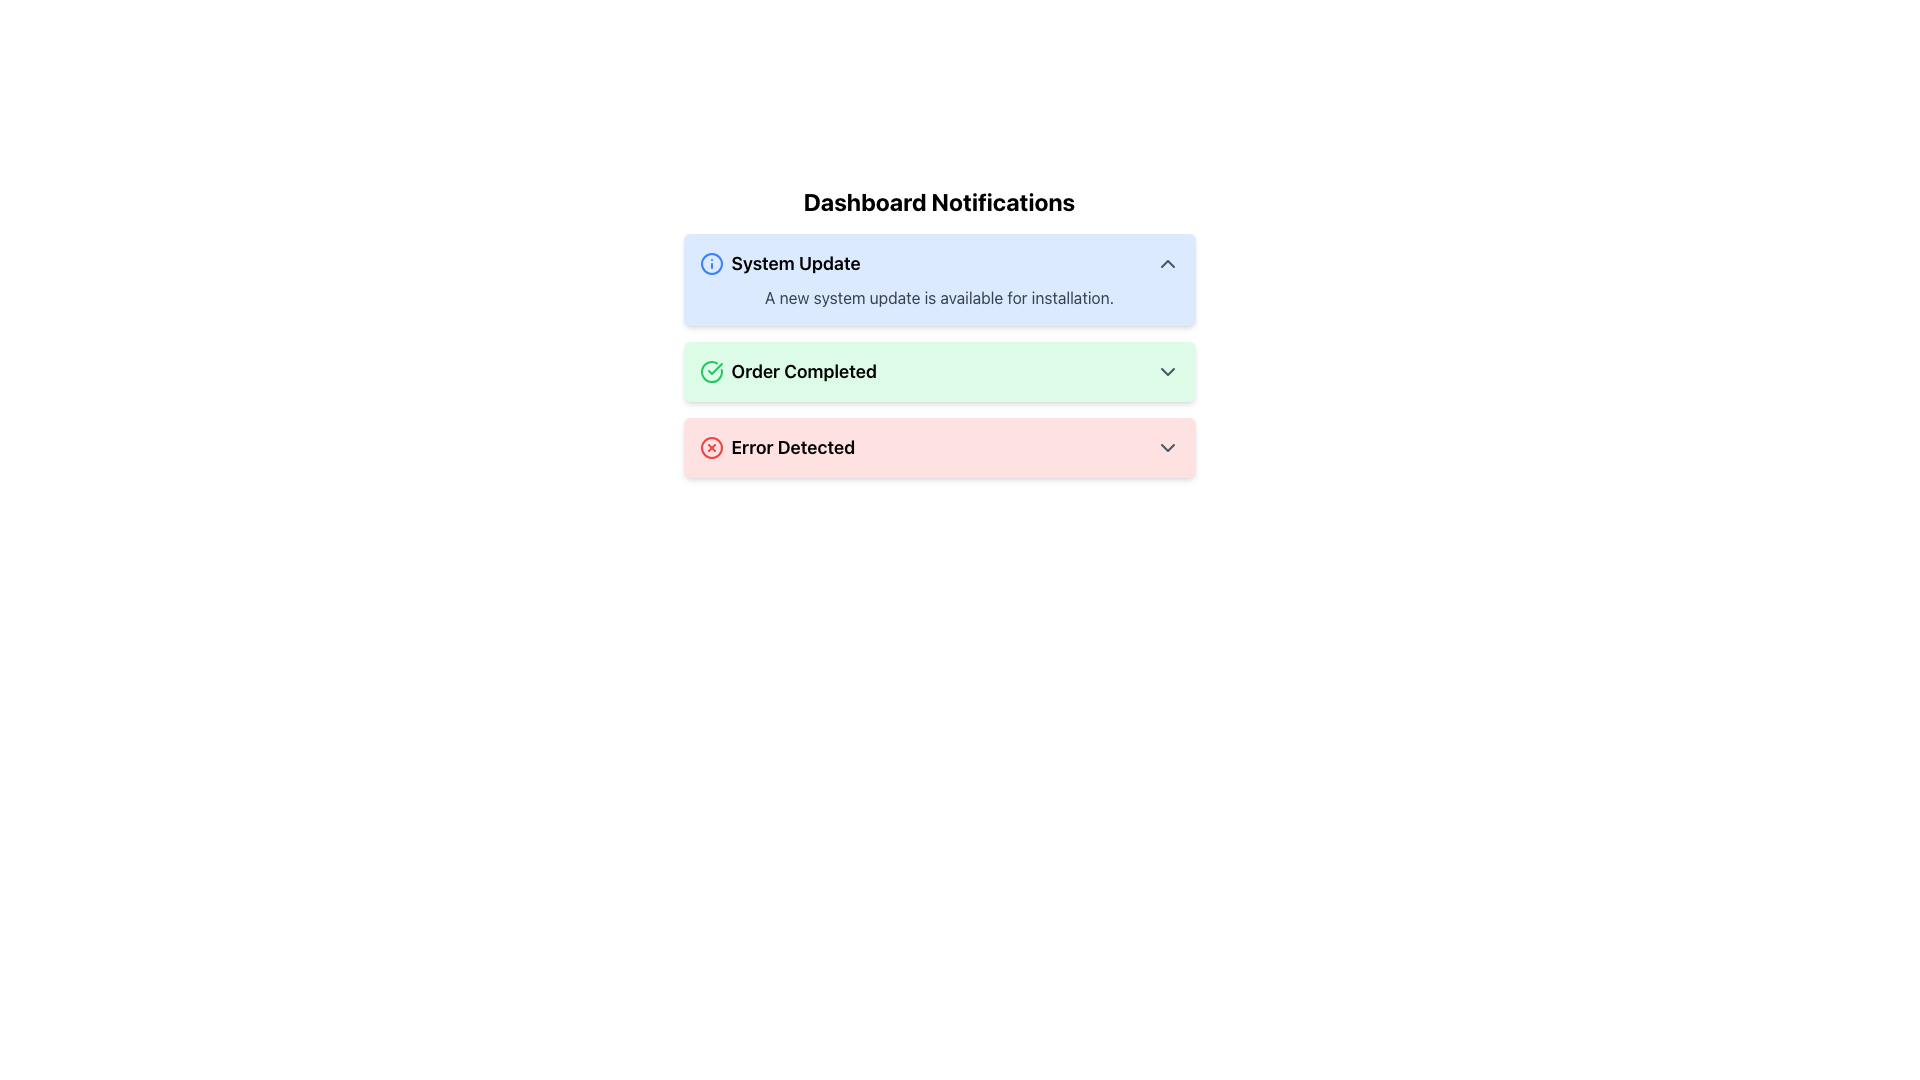  What do you see at coordinates (938, 446) in the screenshot?
I see `the error notification banner located in the third notification card titled 'Error Detected'` at bounding box center [938, 446].